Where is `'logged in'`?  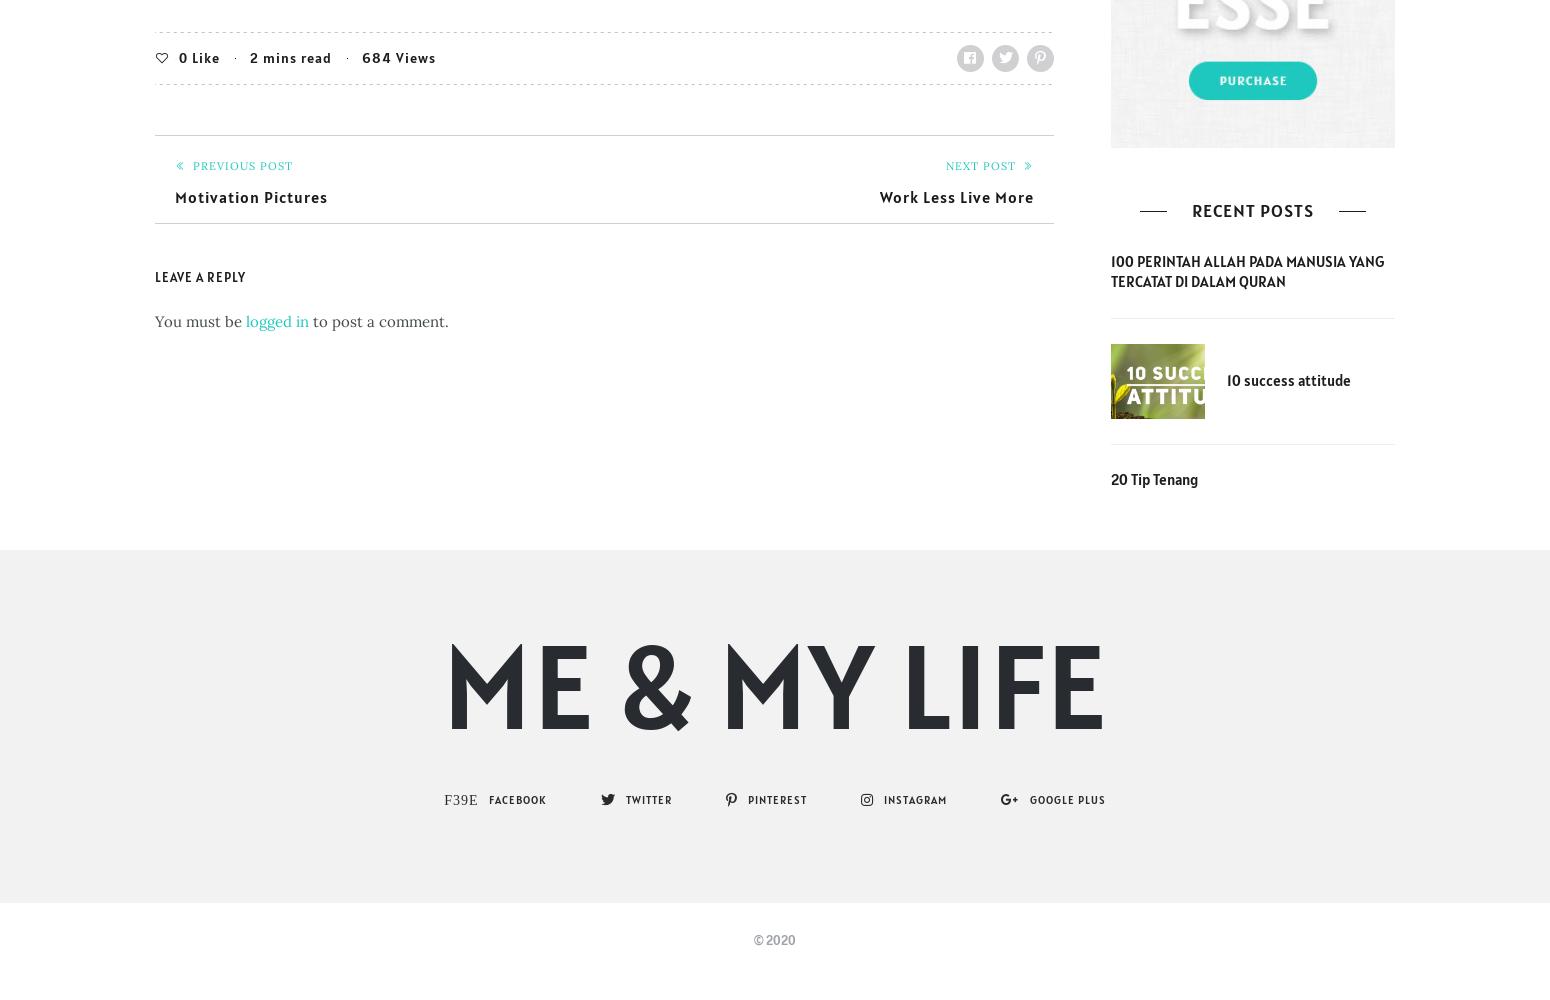 'logged in' is located at coordinates (277, 319).